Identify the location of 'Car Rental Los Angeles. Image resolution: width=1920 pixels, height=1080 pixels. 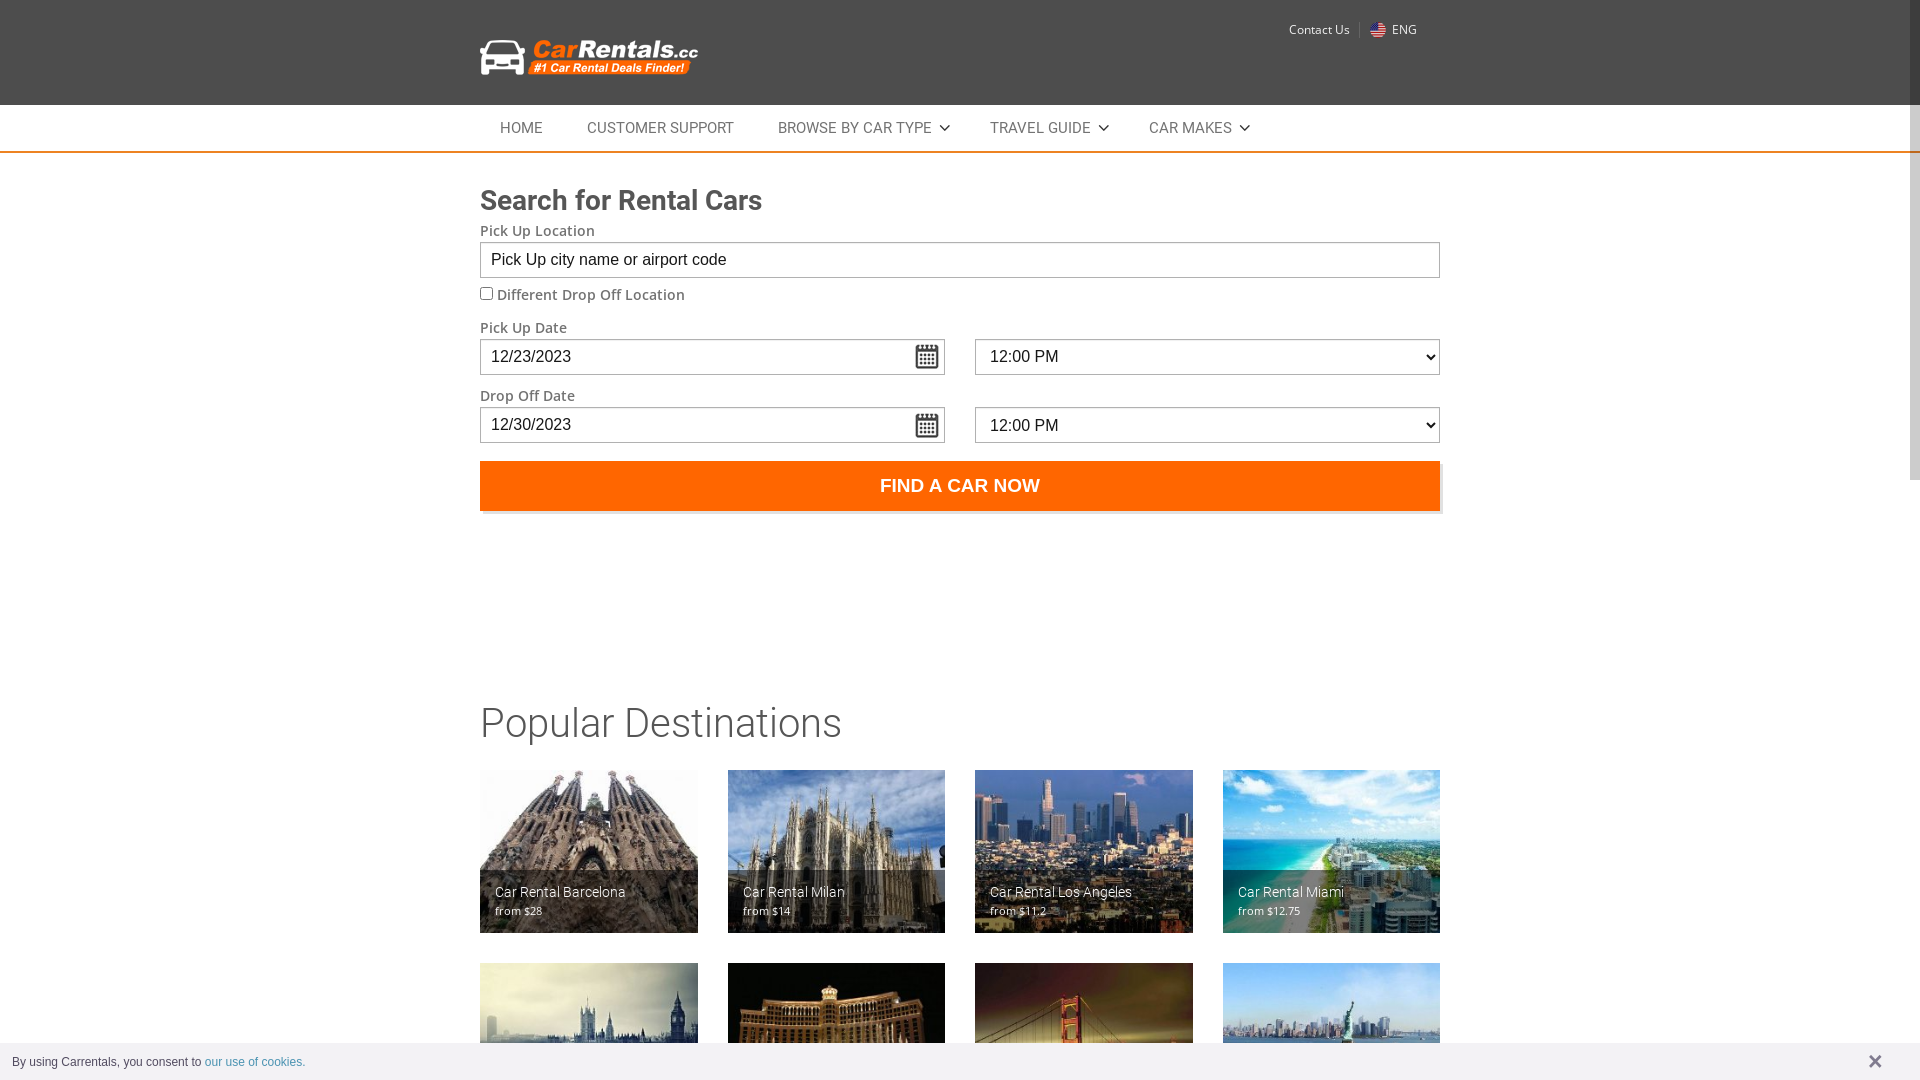
(1083, 852).